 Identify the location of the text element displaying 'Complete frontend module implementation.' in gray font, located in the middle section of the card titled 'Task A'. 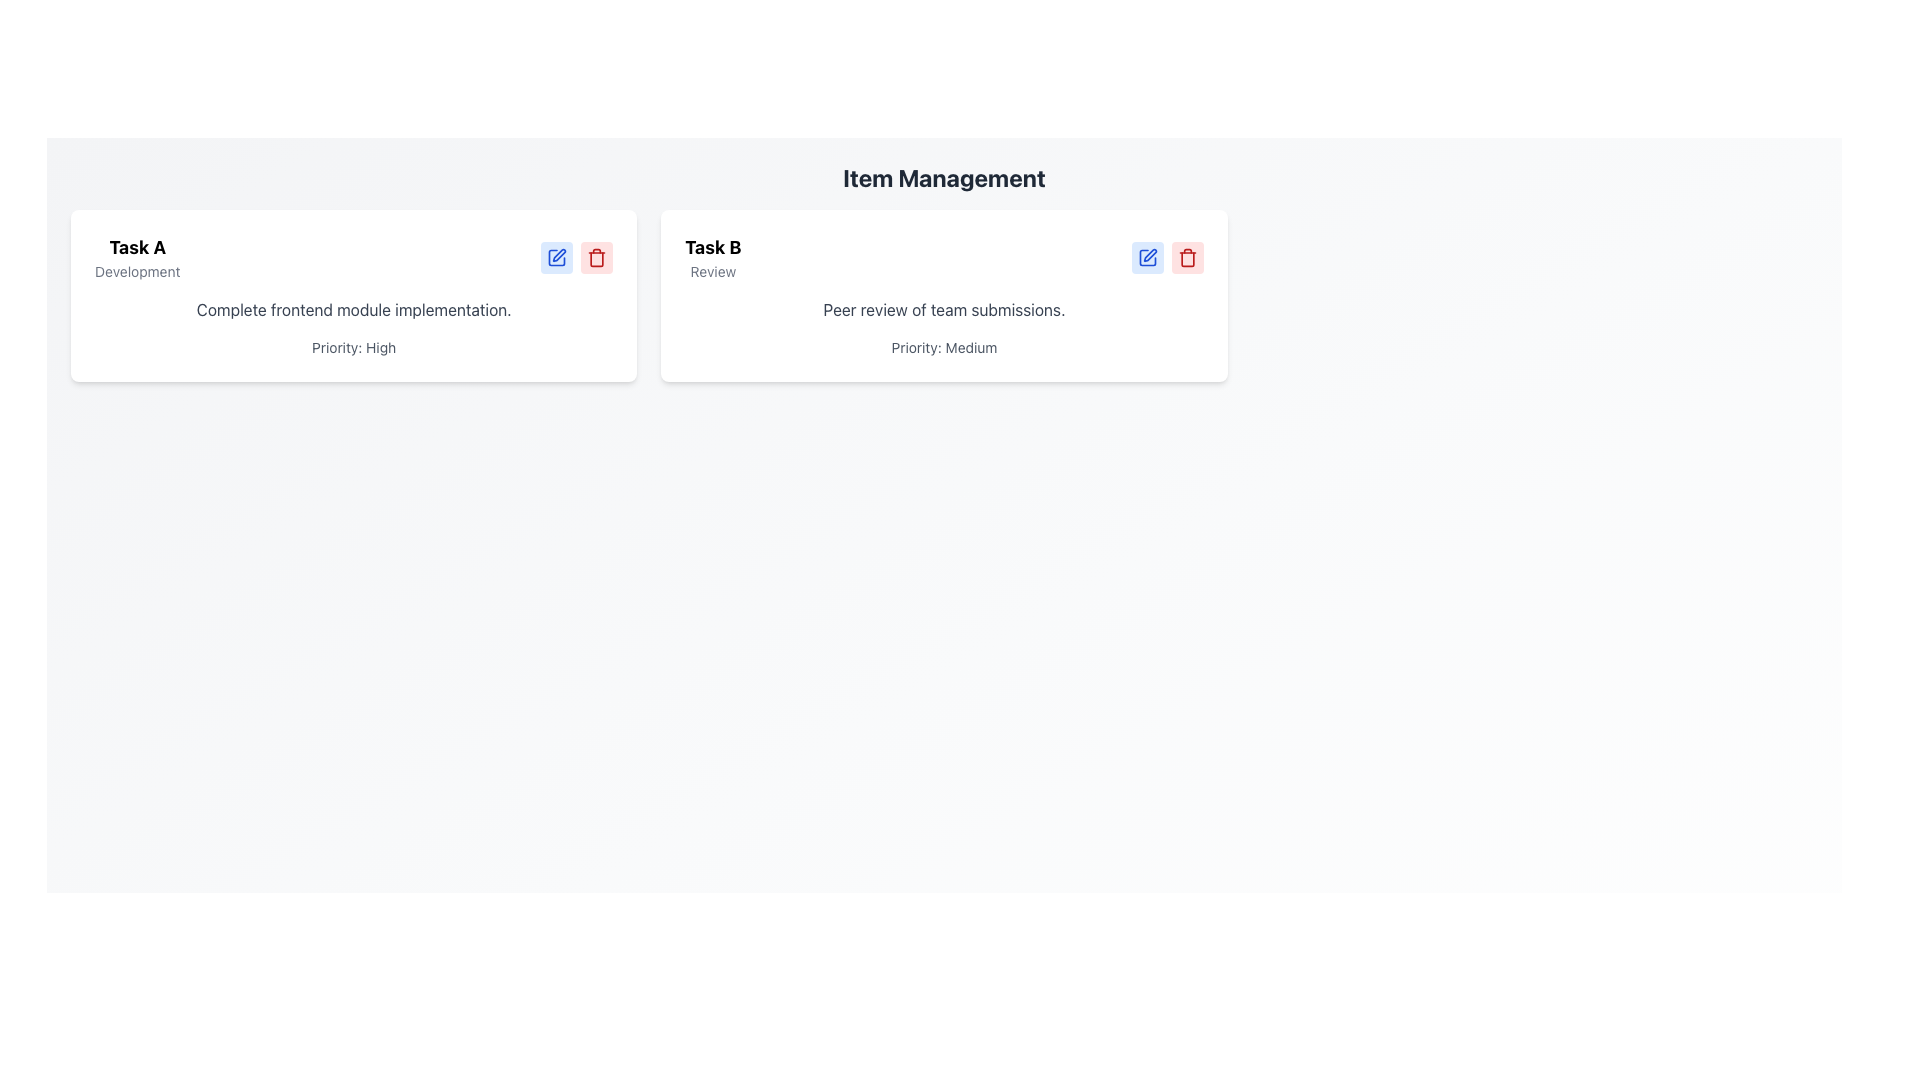
(354, 309).